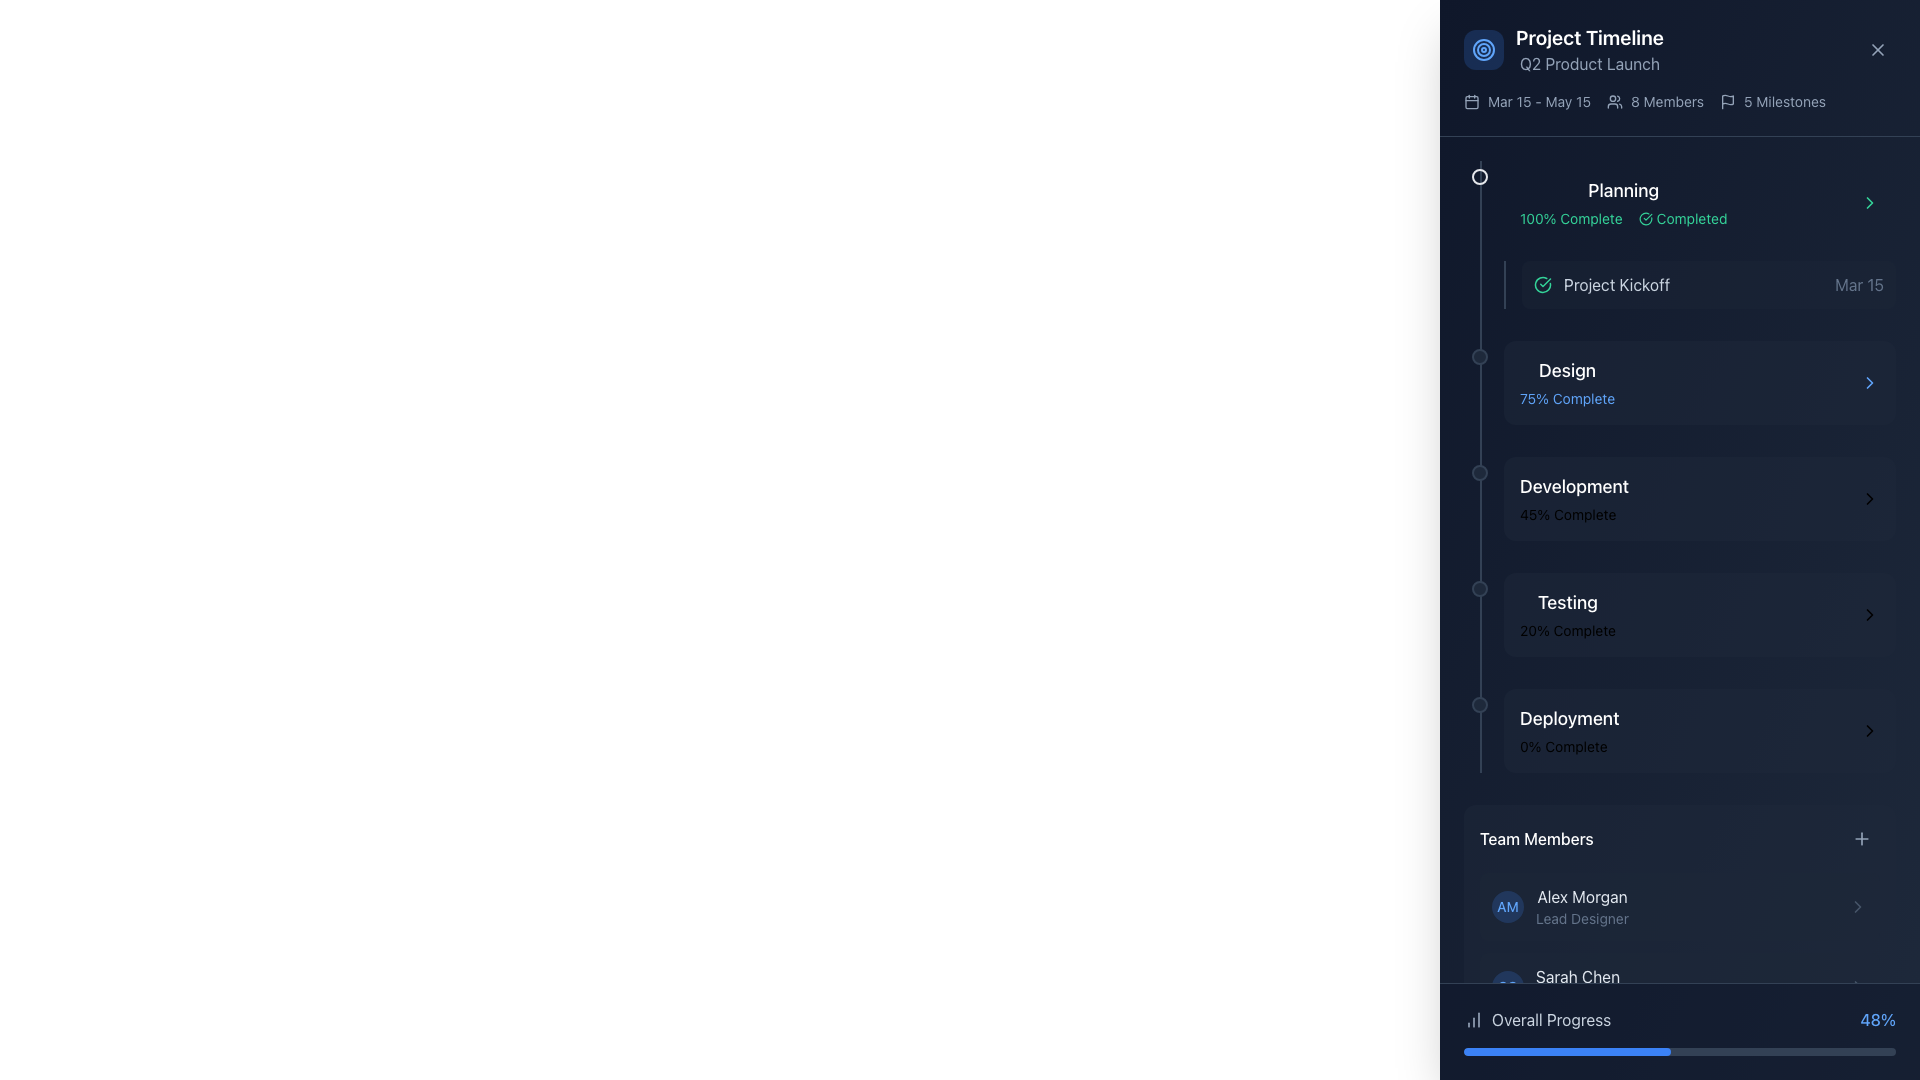 Image resolution: width=1920 pixels, height=1080 pixels. Describe the element at coordinates (1698, 613) in the screenshot. I see `the 'Testing' task progress card located in the middle section of the interface, which shows its progress as 20% complete` at that location.